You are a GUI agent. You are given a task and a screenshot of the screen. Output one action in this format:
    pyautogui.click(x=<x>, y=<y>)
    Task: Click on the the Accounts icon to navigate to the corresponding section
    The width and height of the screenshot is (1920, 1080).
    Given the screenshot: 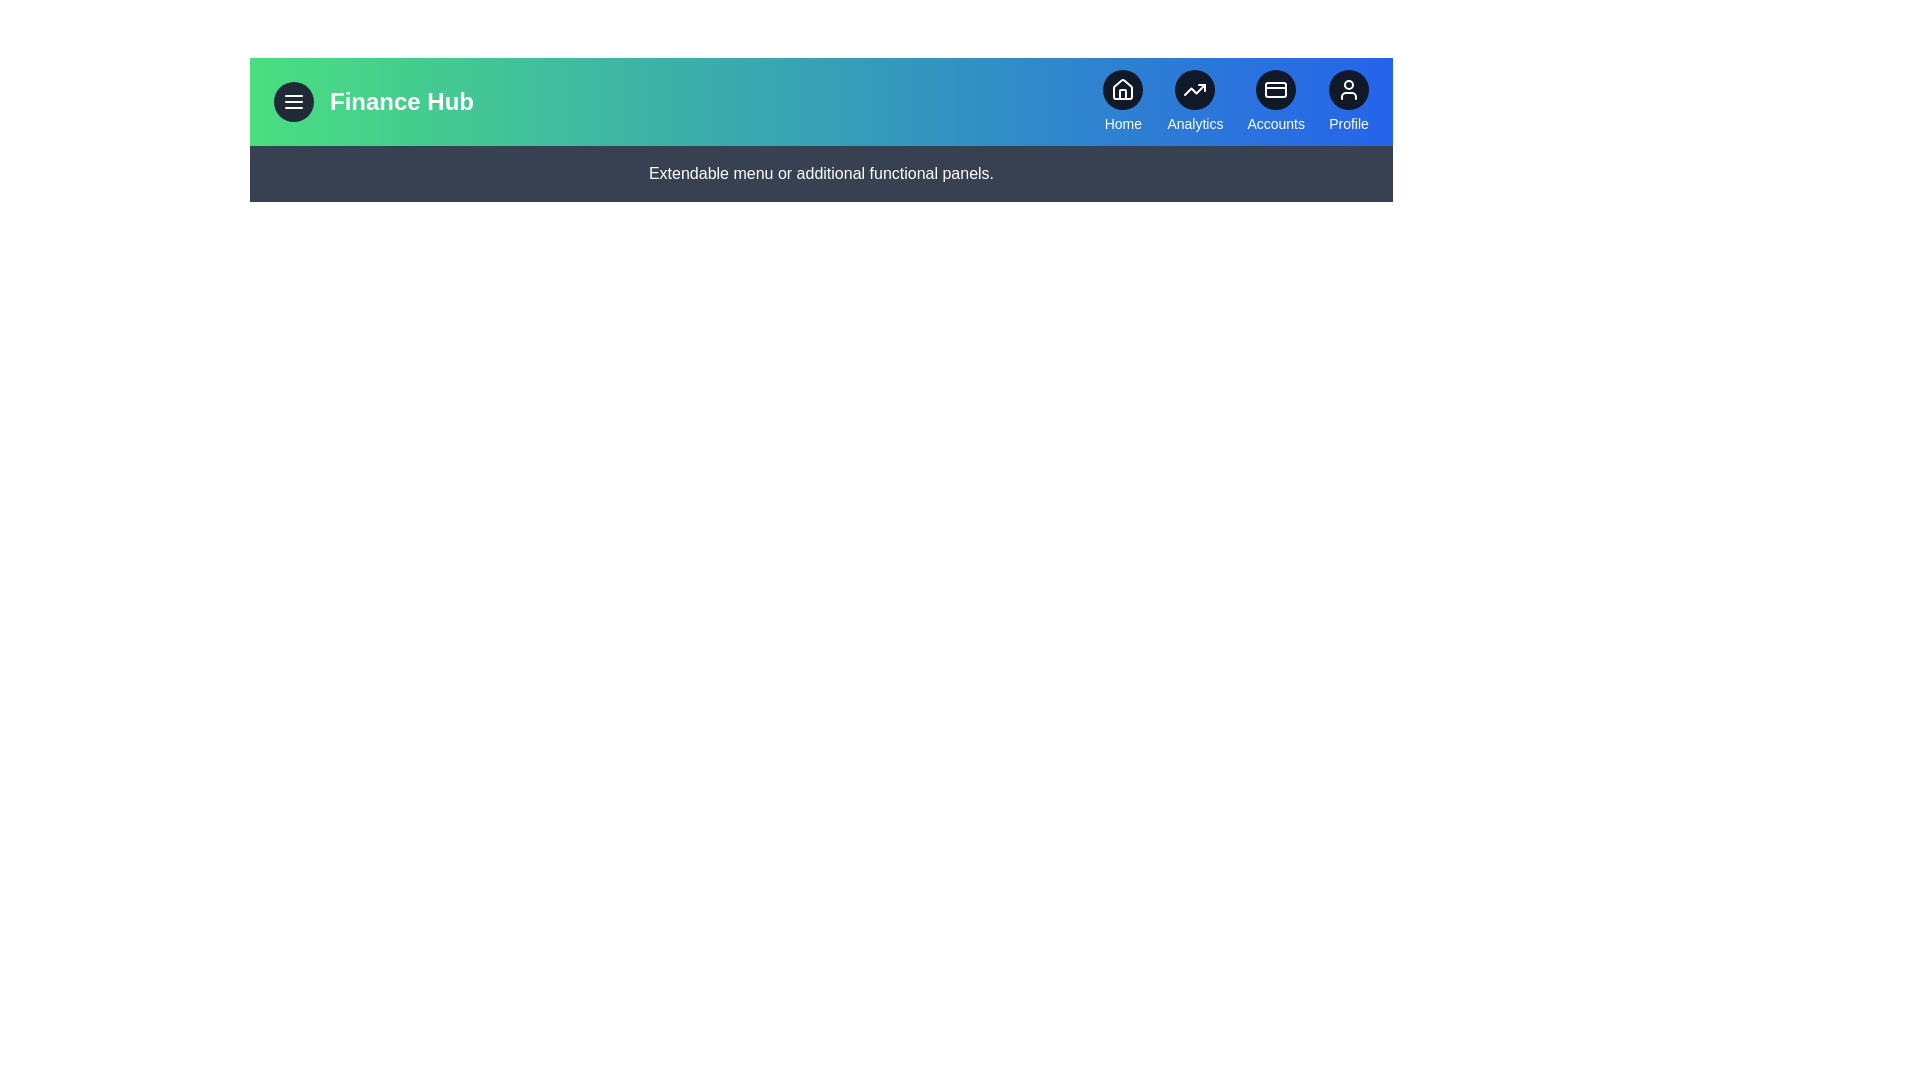 What is the action you would take?
    pyautogui.click(x=1275, y=88)
    